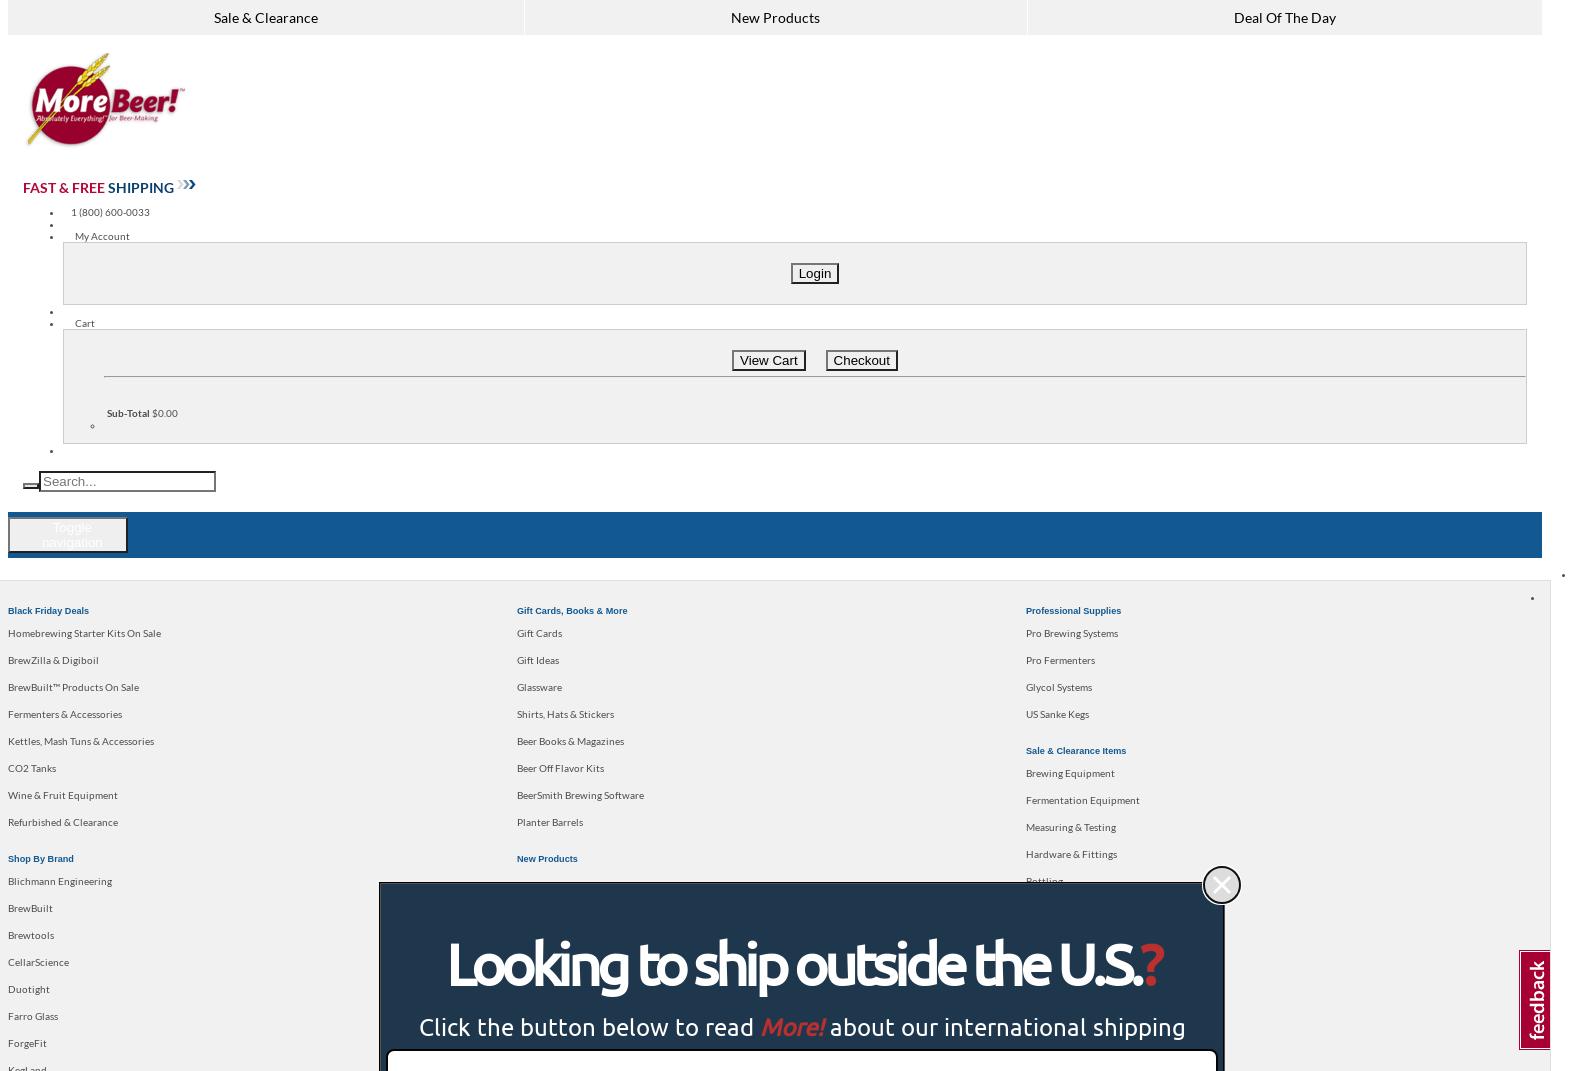 Image resolution: width=1575 pixels, height=1071 pixels. I want to click on 'Deal Of The Day', so click(1283, 16).